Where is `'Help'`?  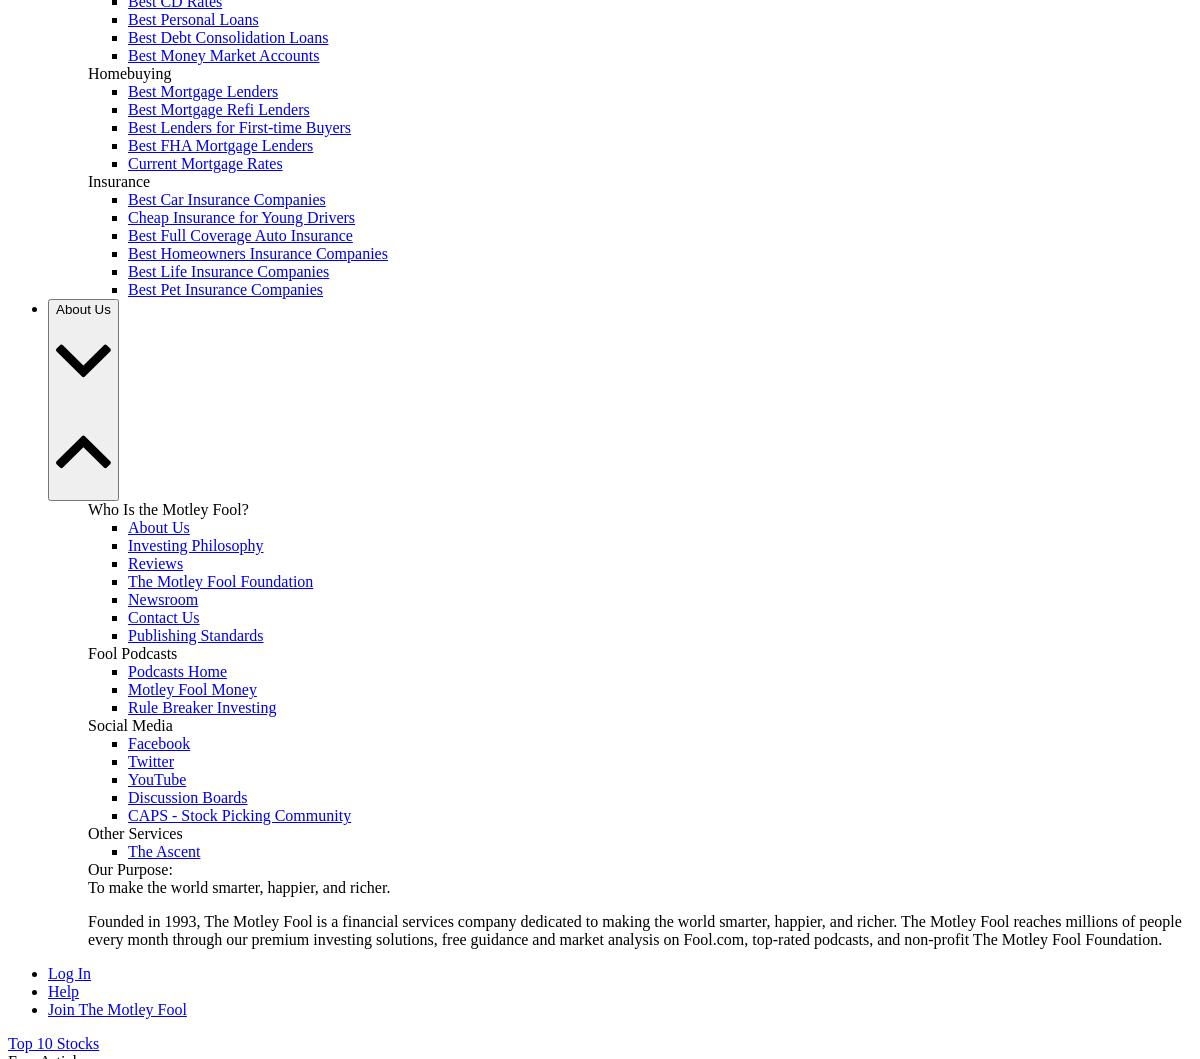
'Help' is located at coordinates (63, 990).